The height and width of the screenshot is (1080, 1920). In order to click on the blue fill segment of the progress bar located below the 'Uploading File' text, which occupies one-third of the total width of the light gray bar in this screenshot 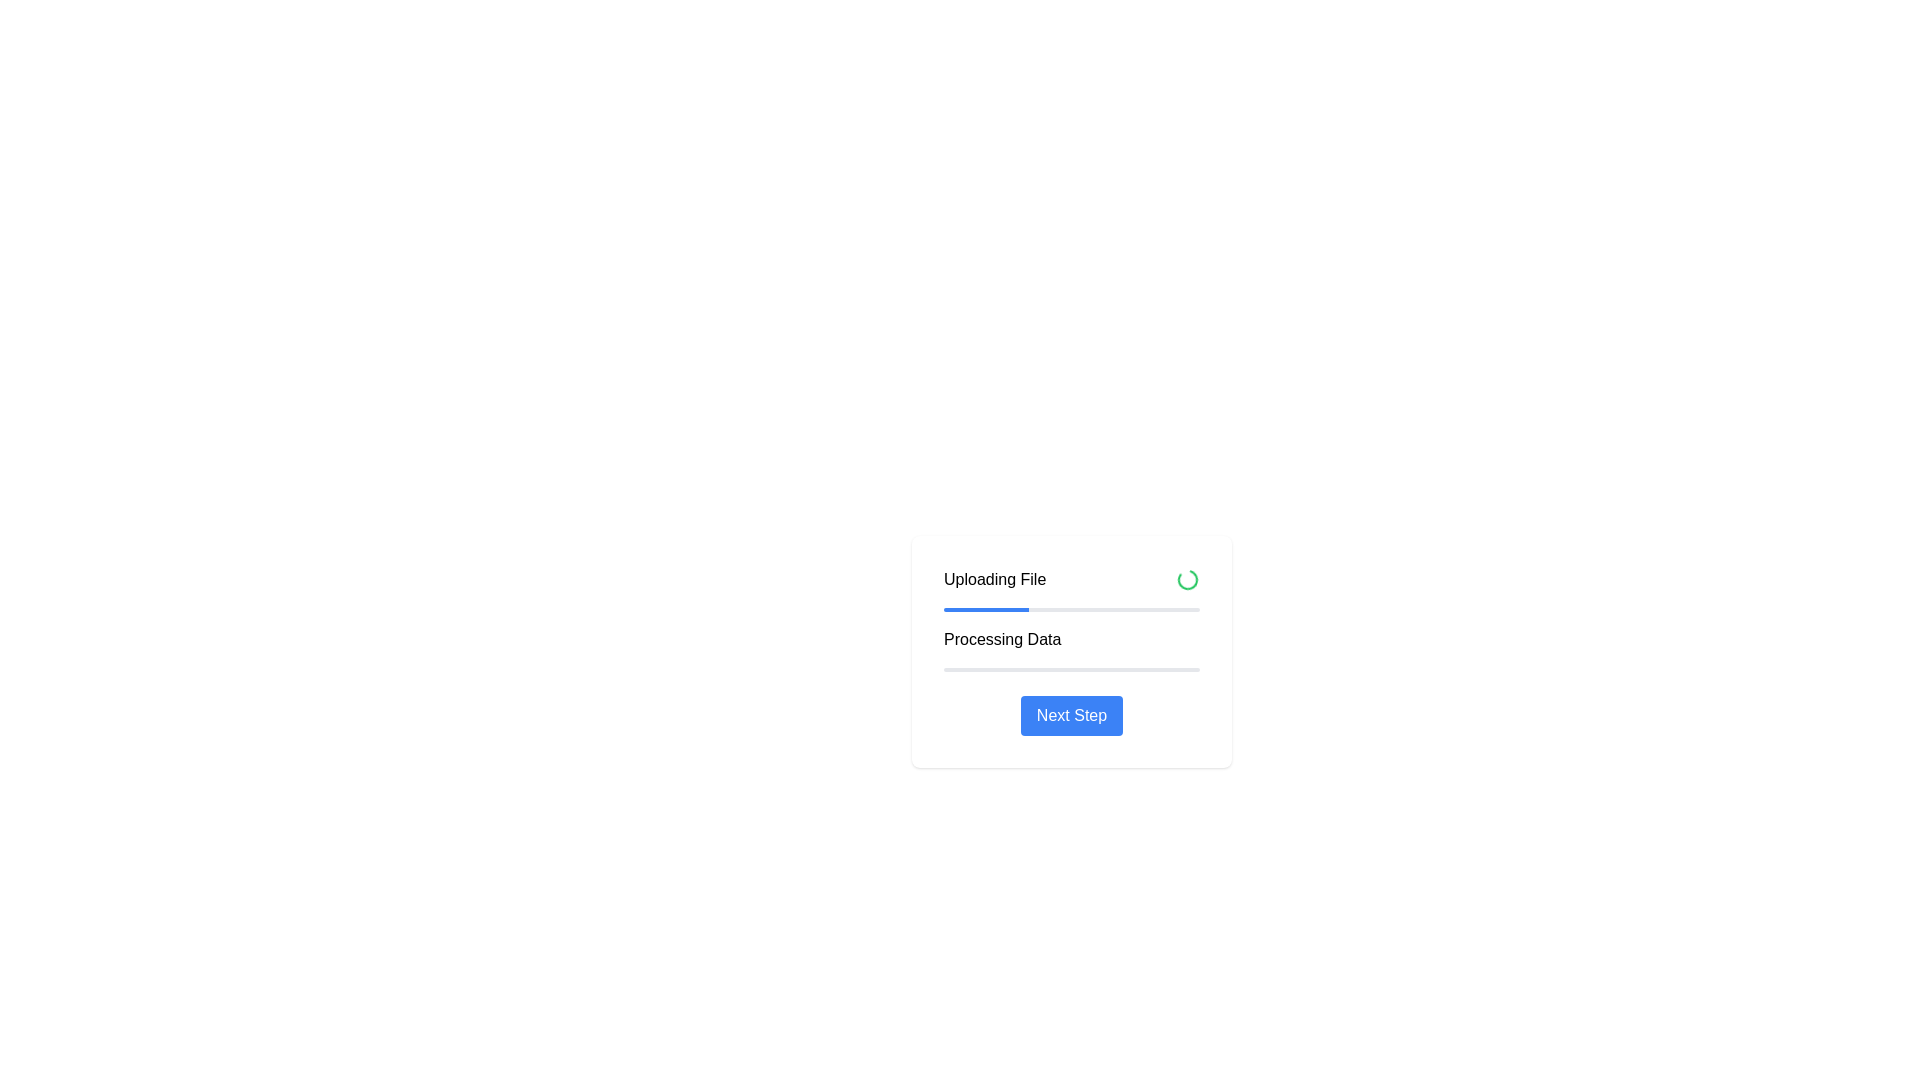, I will do `click(986, 608)`.